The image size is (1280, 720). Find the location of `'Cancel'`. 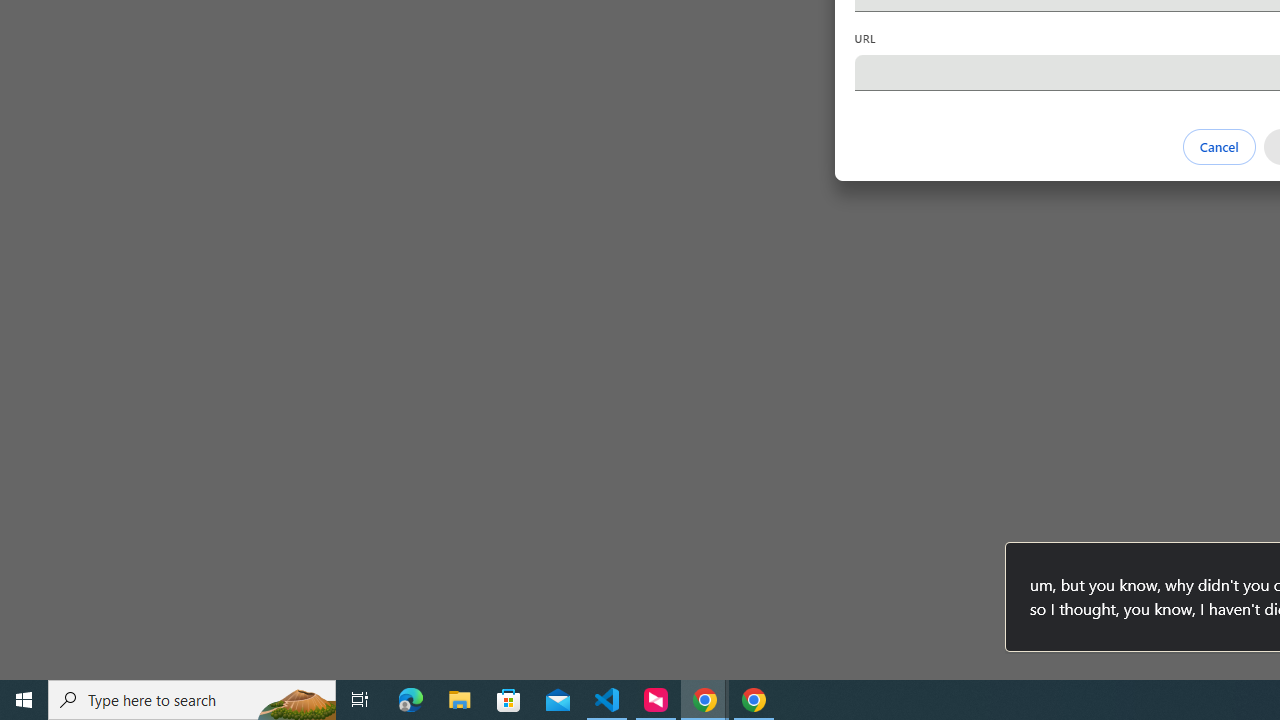

'Cancel' is located at coordinates (1217, 145).